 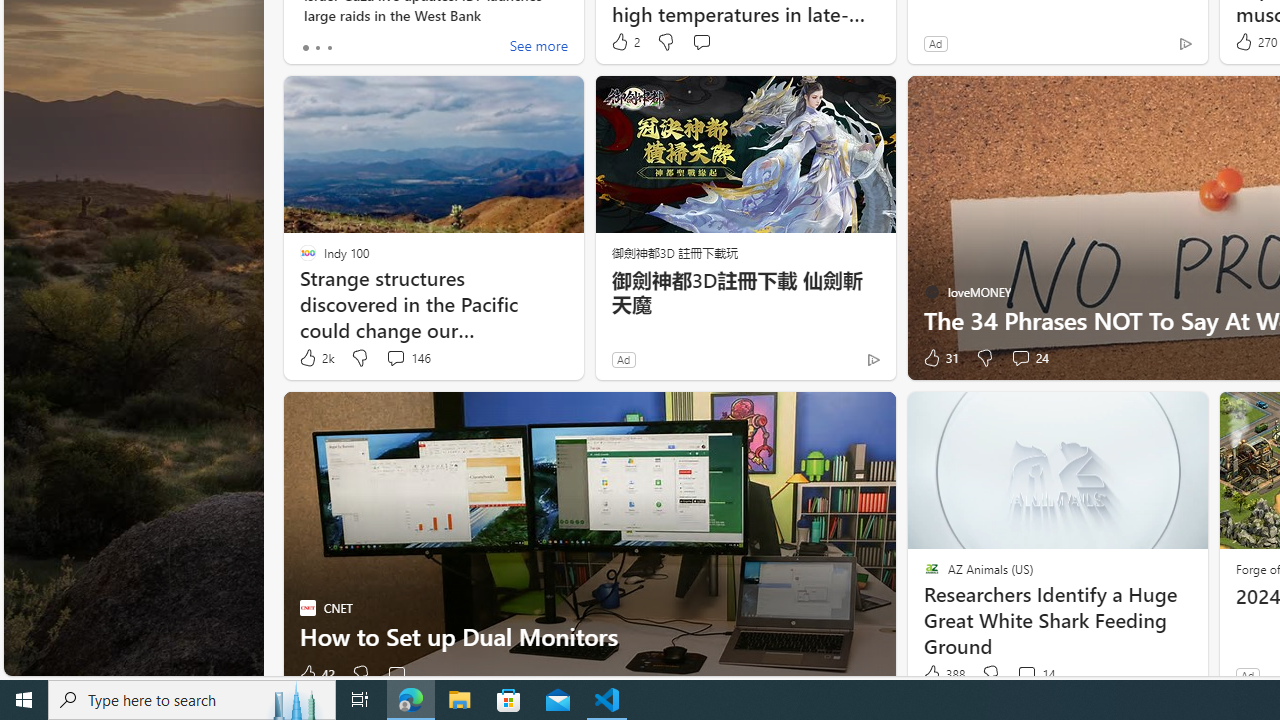 What do you see at coordinates (1026, 673) in the screenshot?
I see `'View comments 14 Comment'` at bounding box center [1026, 673].